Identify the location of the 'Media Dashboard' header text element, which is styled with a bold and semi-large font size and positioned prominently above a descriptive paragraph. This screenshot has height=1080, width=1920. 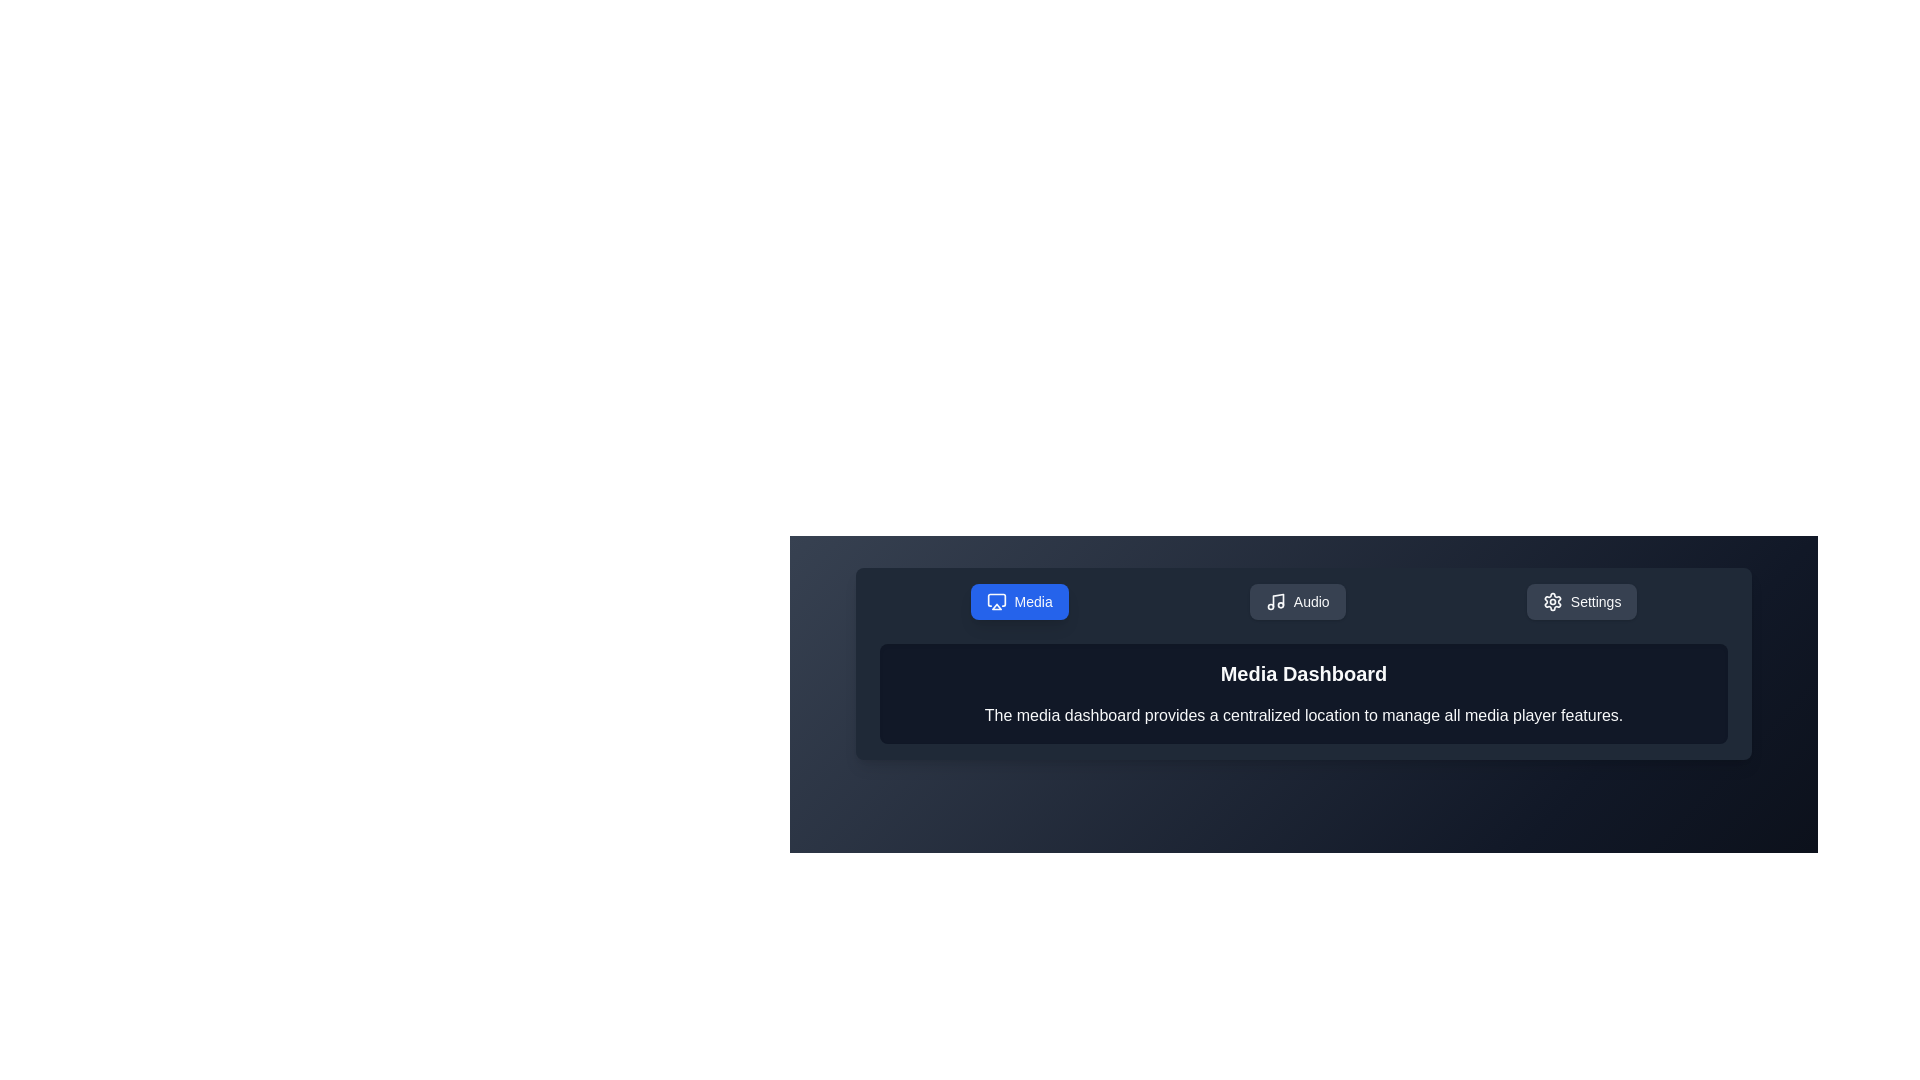
(1304, 674).